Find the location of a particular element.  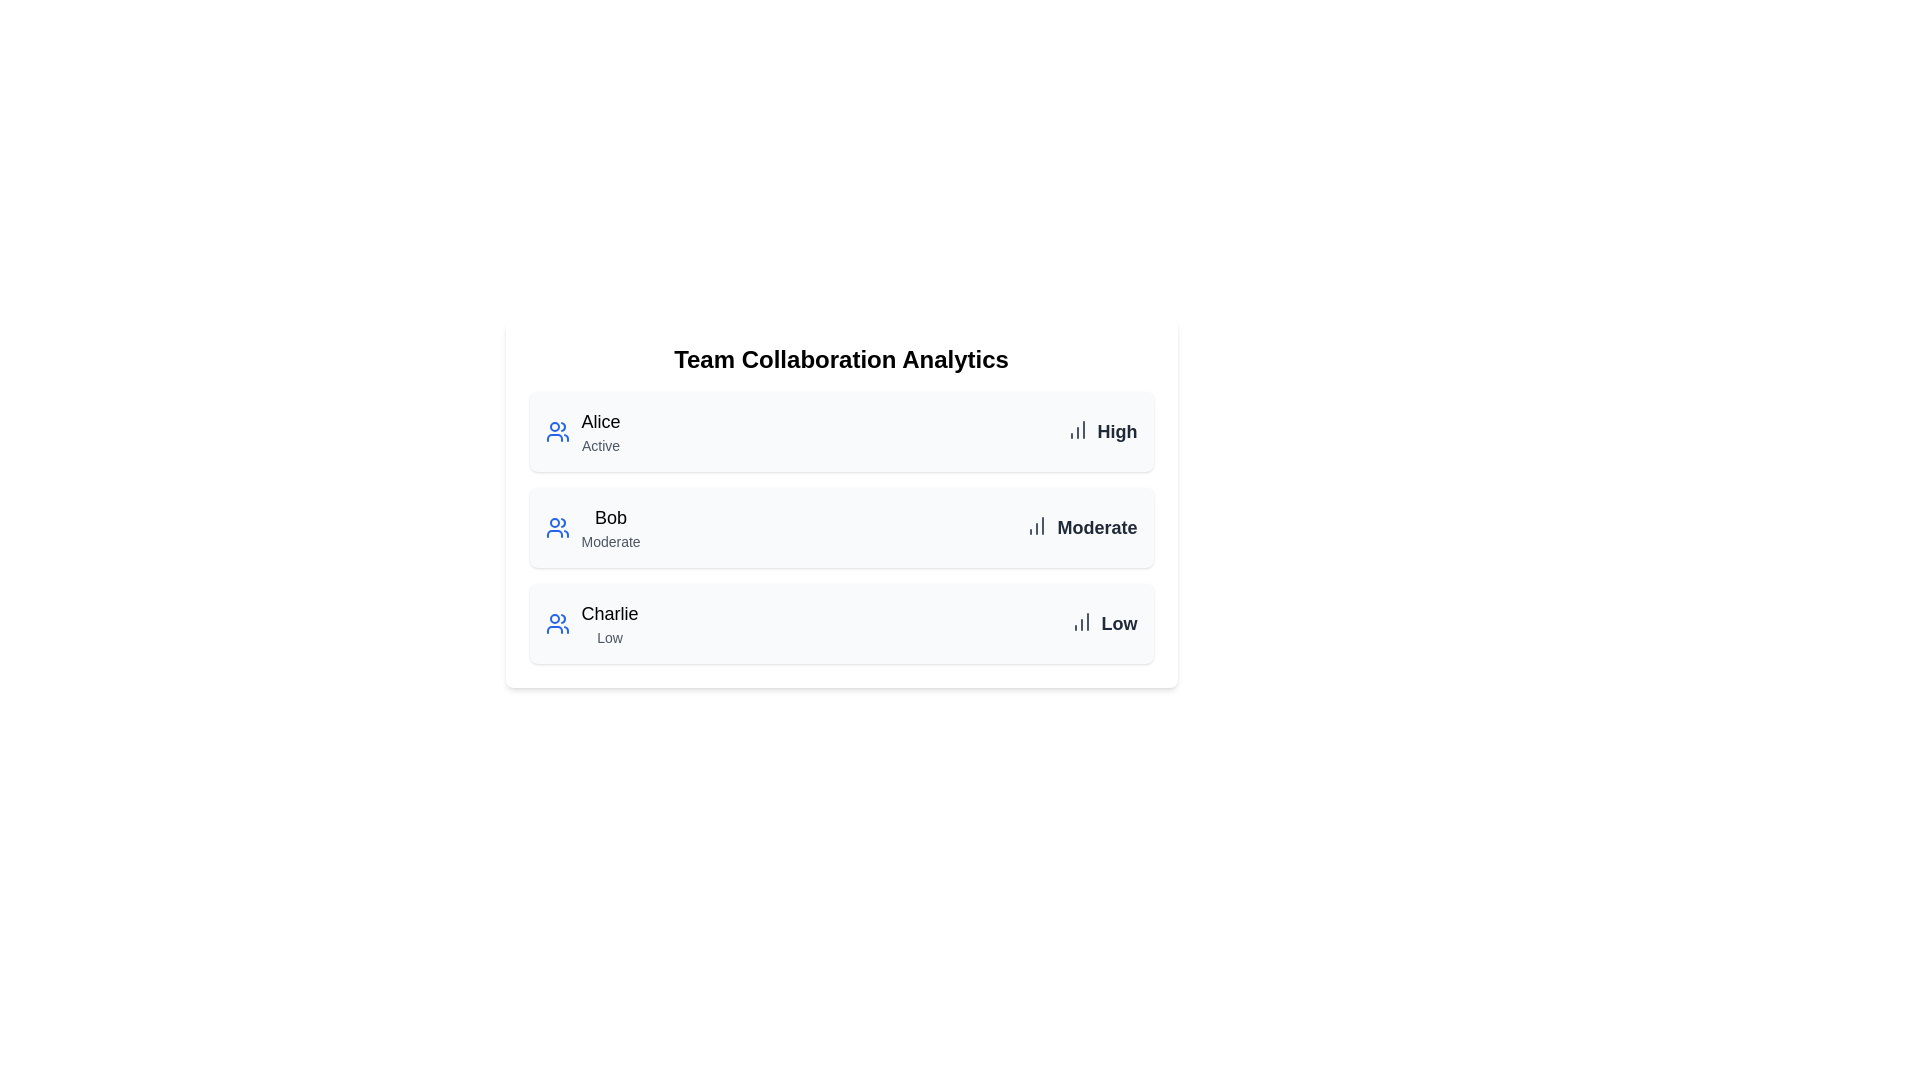

the activity status text for Bob is located at coordinates (610, 542).